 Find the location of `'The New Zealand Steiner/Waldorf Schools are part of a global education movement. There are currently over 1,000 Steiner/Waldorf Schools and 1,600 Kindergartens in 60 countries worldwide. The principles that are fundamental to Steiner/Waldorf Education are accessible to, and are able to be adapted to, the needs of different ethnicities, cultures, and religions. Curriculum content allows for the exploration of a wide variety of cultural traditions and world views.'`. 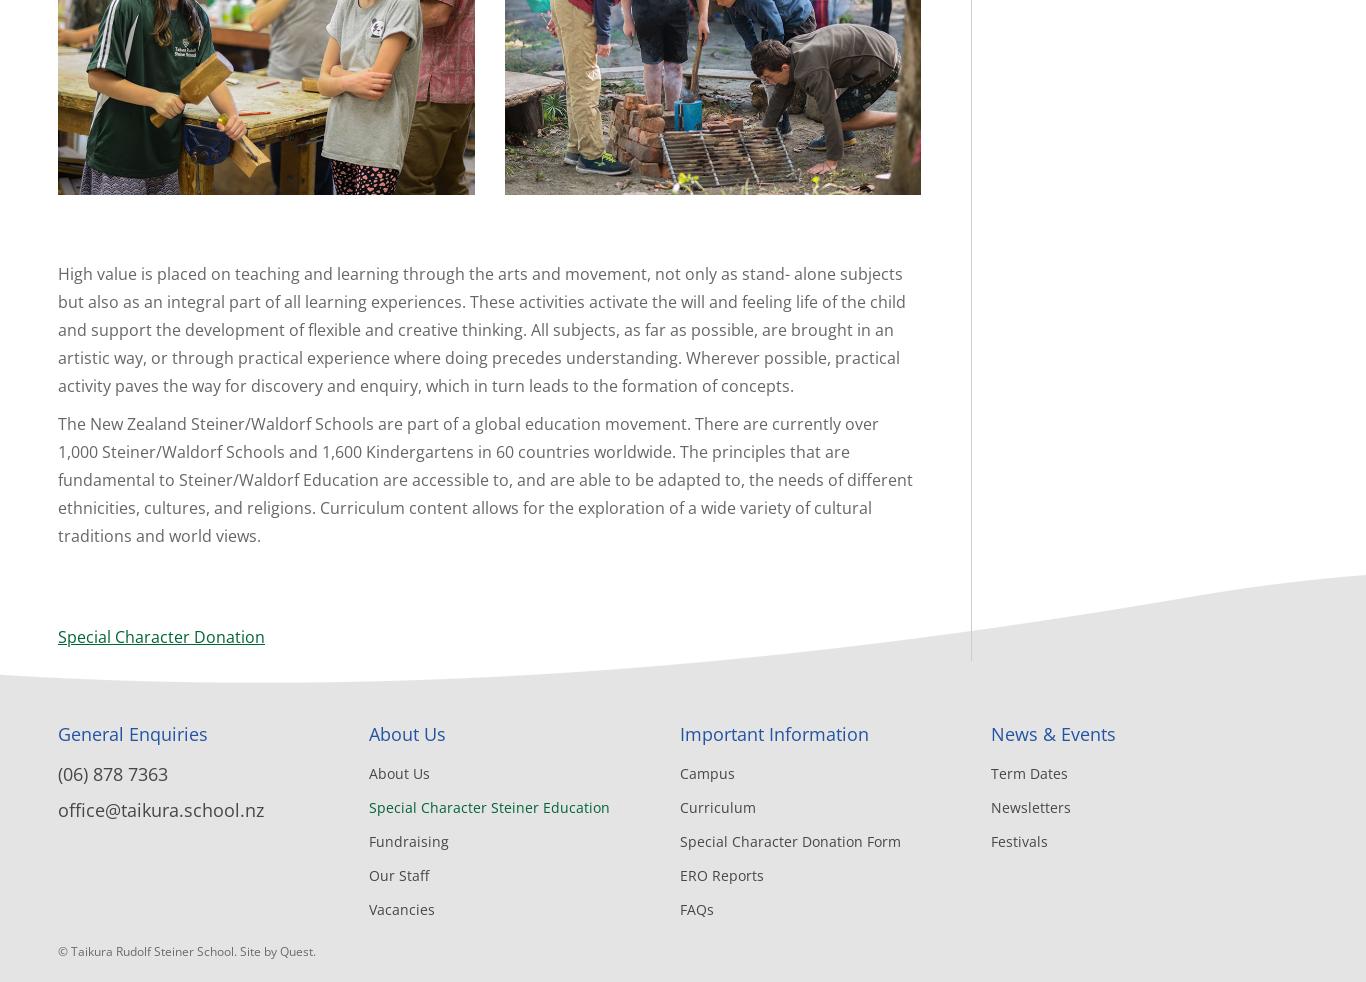

'The New Zealand Steiner/Waldorf Schools are part of a global education movement. There are currently over 1,000 Steiner/Waldorf Schools and 1,600 Kindergartens in 60 countries worldwide. The principles that are fundamental to Steiner/Waldorf Education are accessible to, and are able to be adapted to, the needs of different ethnicities, cultures, and religions. Curriculum content allows for the exploration of a wide variety of cultural traditions and world views.' is located at coordinates (485, 480).